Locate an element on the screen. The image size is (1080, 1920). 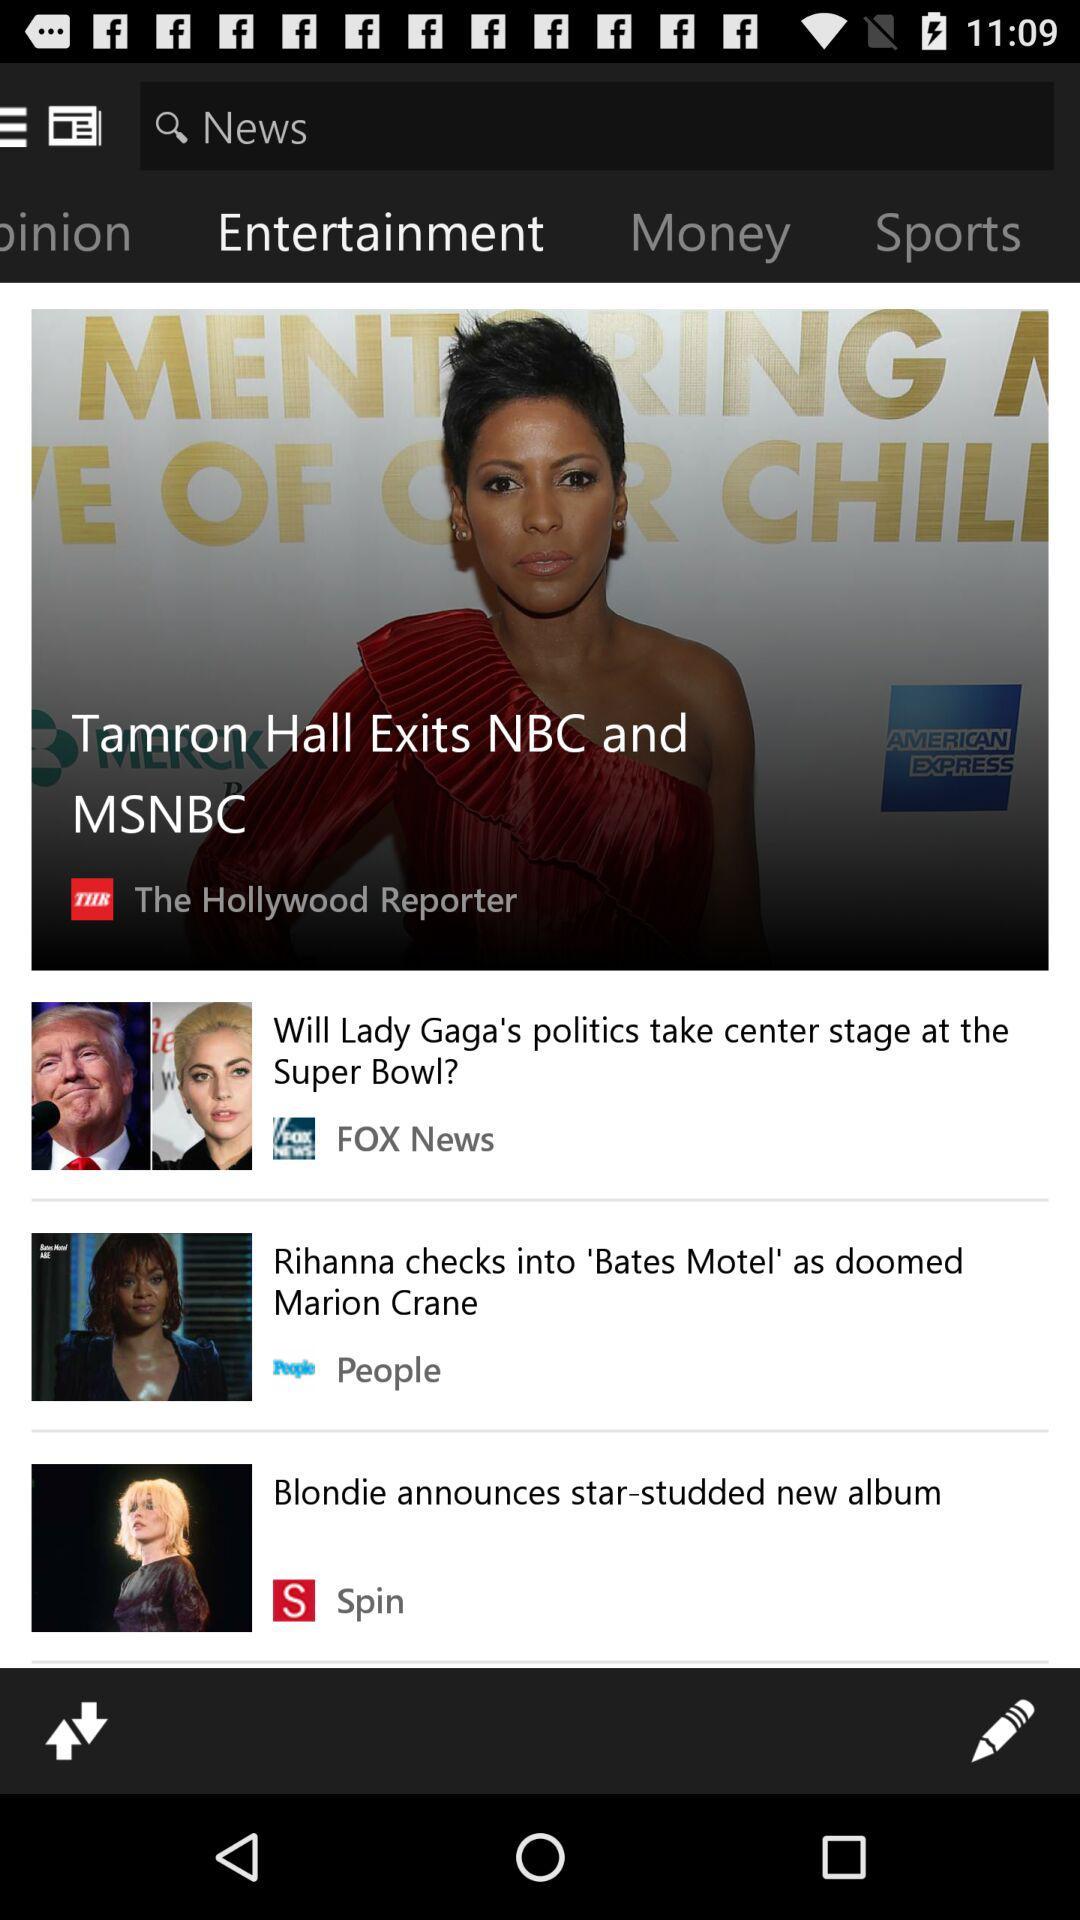
item above opinion icon is located at coordinates (596, 124).